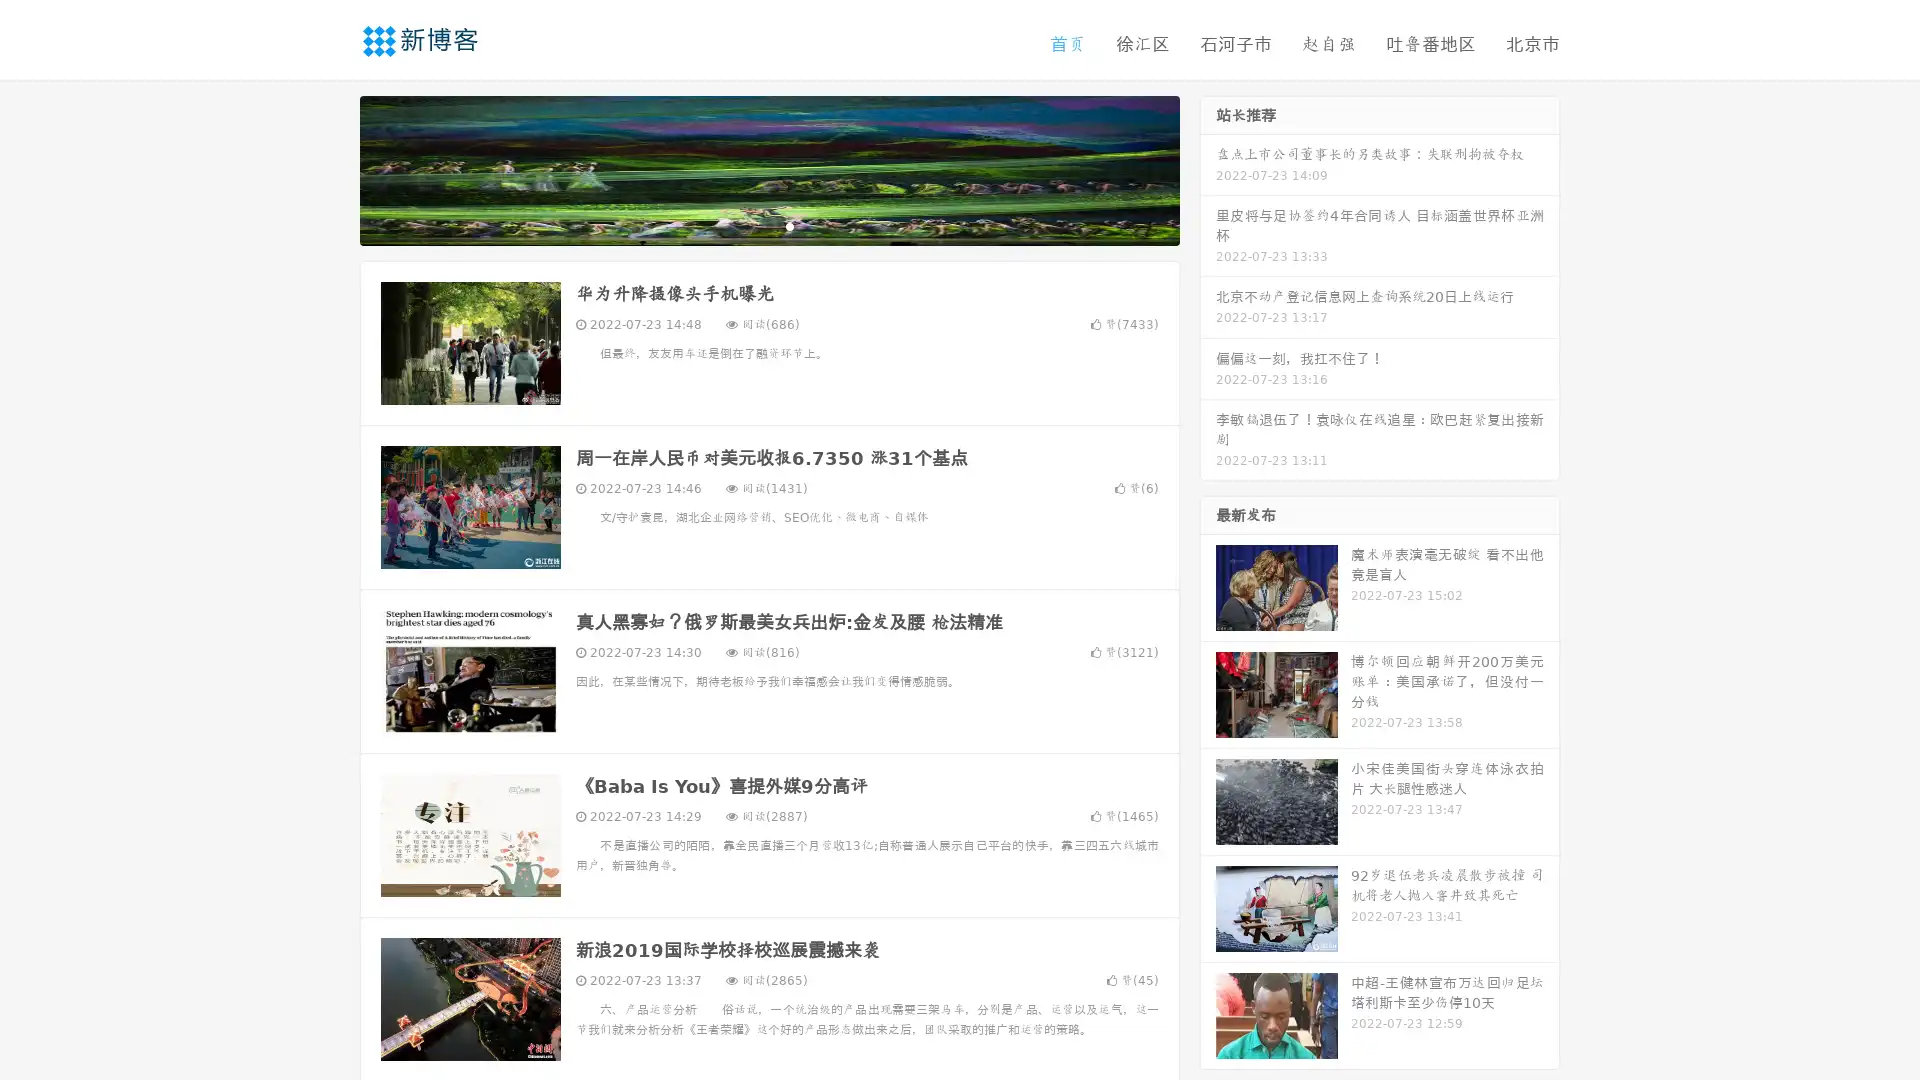 This screenshot has height=1080, width=1920. I want to click on Previous slide, so click(330, 168).